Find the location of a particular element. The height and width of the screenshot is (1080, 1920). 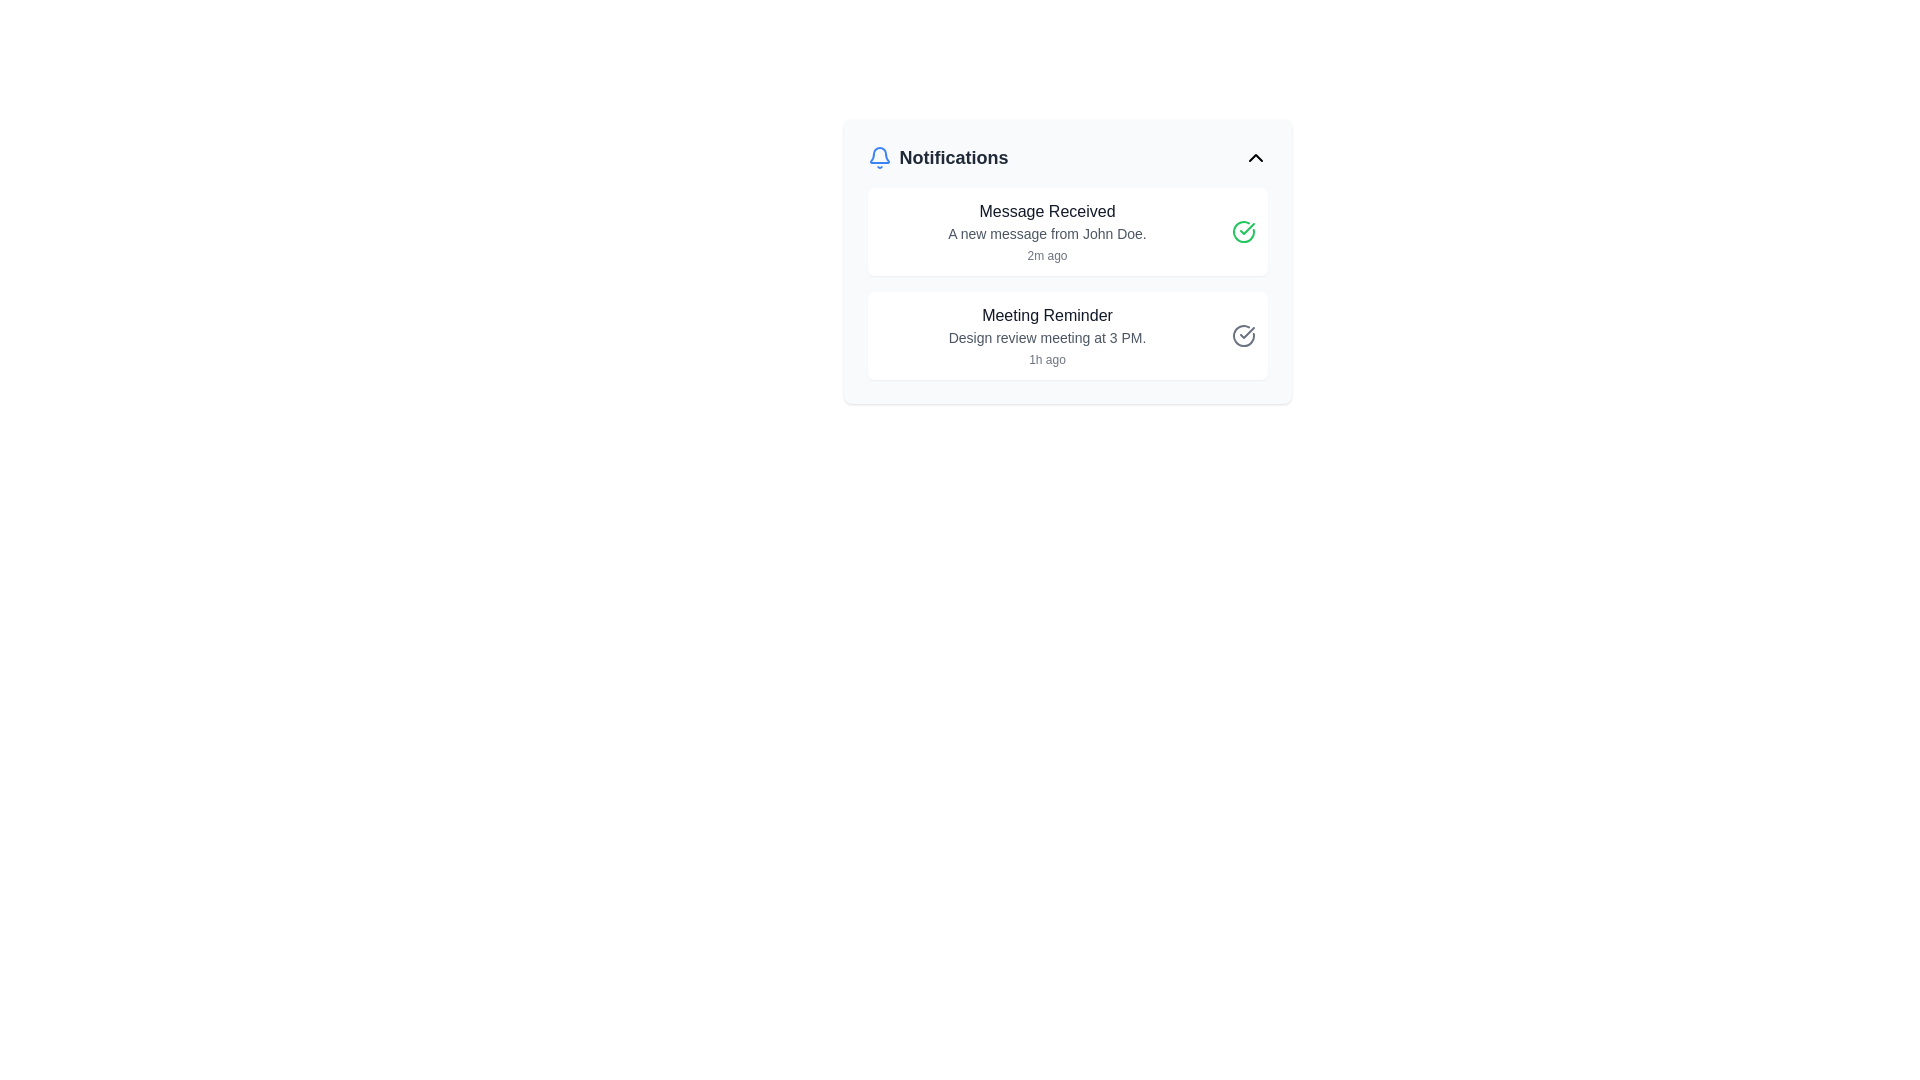

the checkmark icon within the top-right notification entry that indicates a successful status for the 'Message Received' notification is located at coordinates (1242, 334).